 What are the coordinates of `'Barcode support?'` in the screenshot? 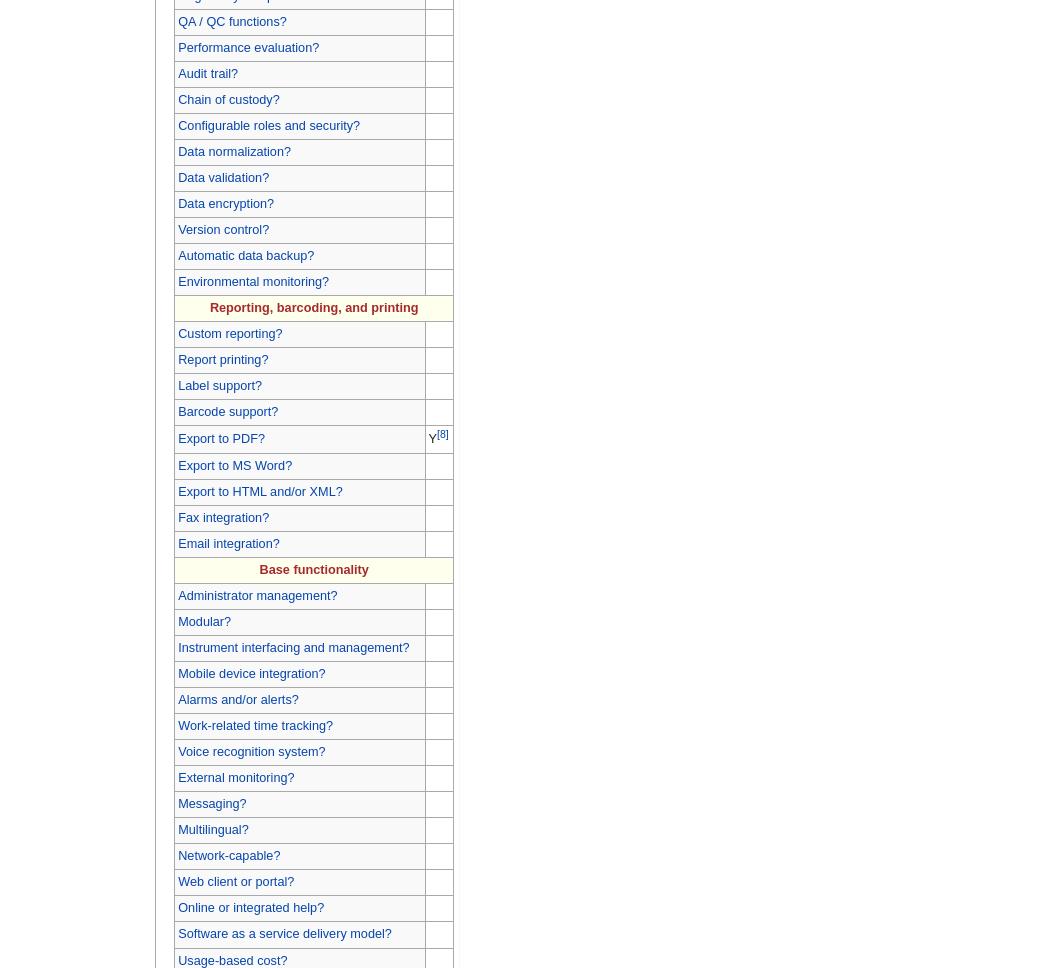 It's located at (227, 411).